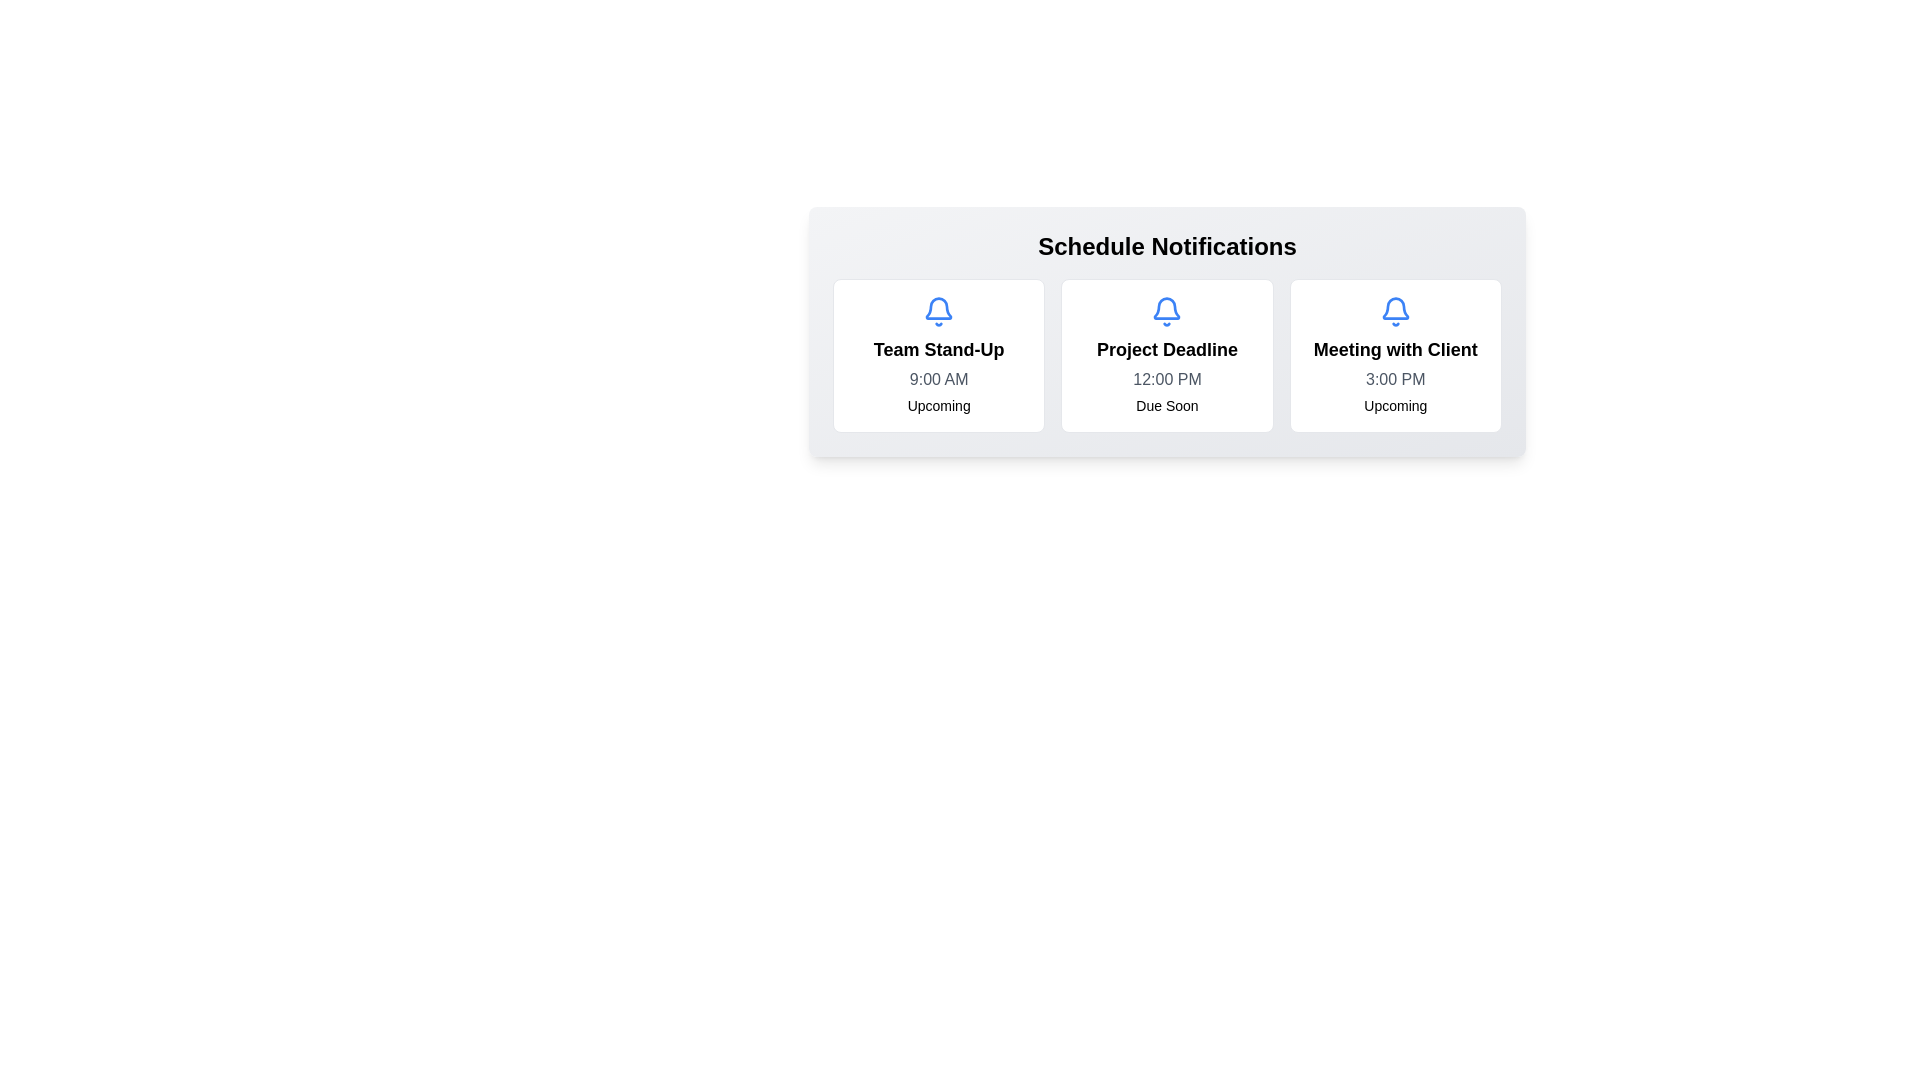  I want to click on the text label displaying 'Meeting with Client', which is styled in a large, bold font and is positioned within the third card under 'Schedule Notifications', so click(1394, 349).